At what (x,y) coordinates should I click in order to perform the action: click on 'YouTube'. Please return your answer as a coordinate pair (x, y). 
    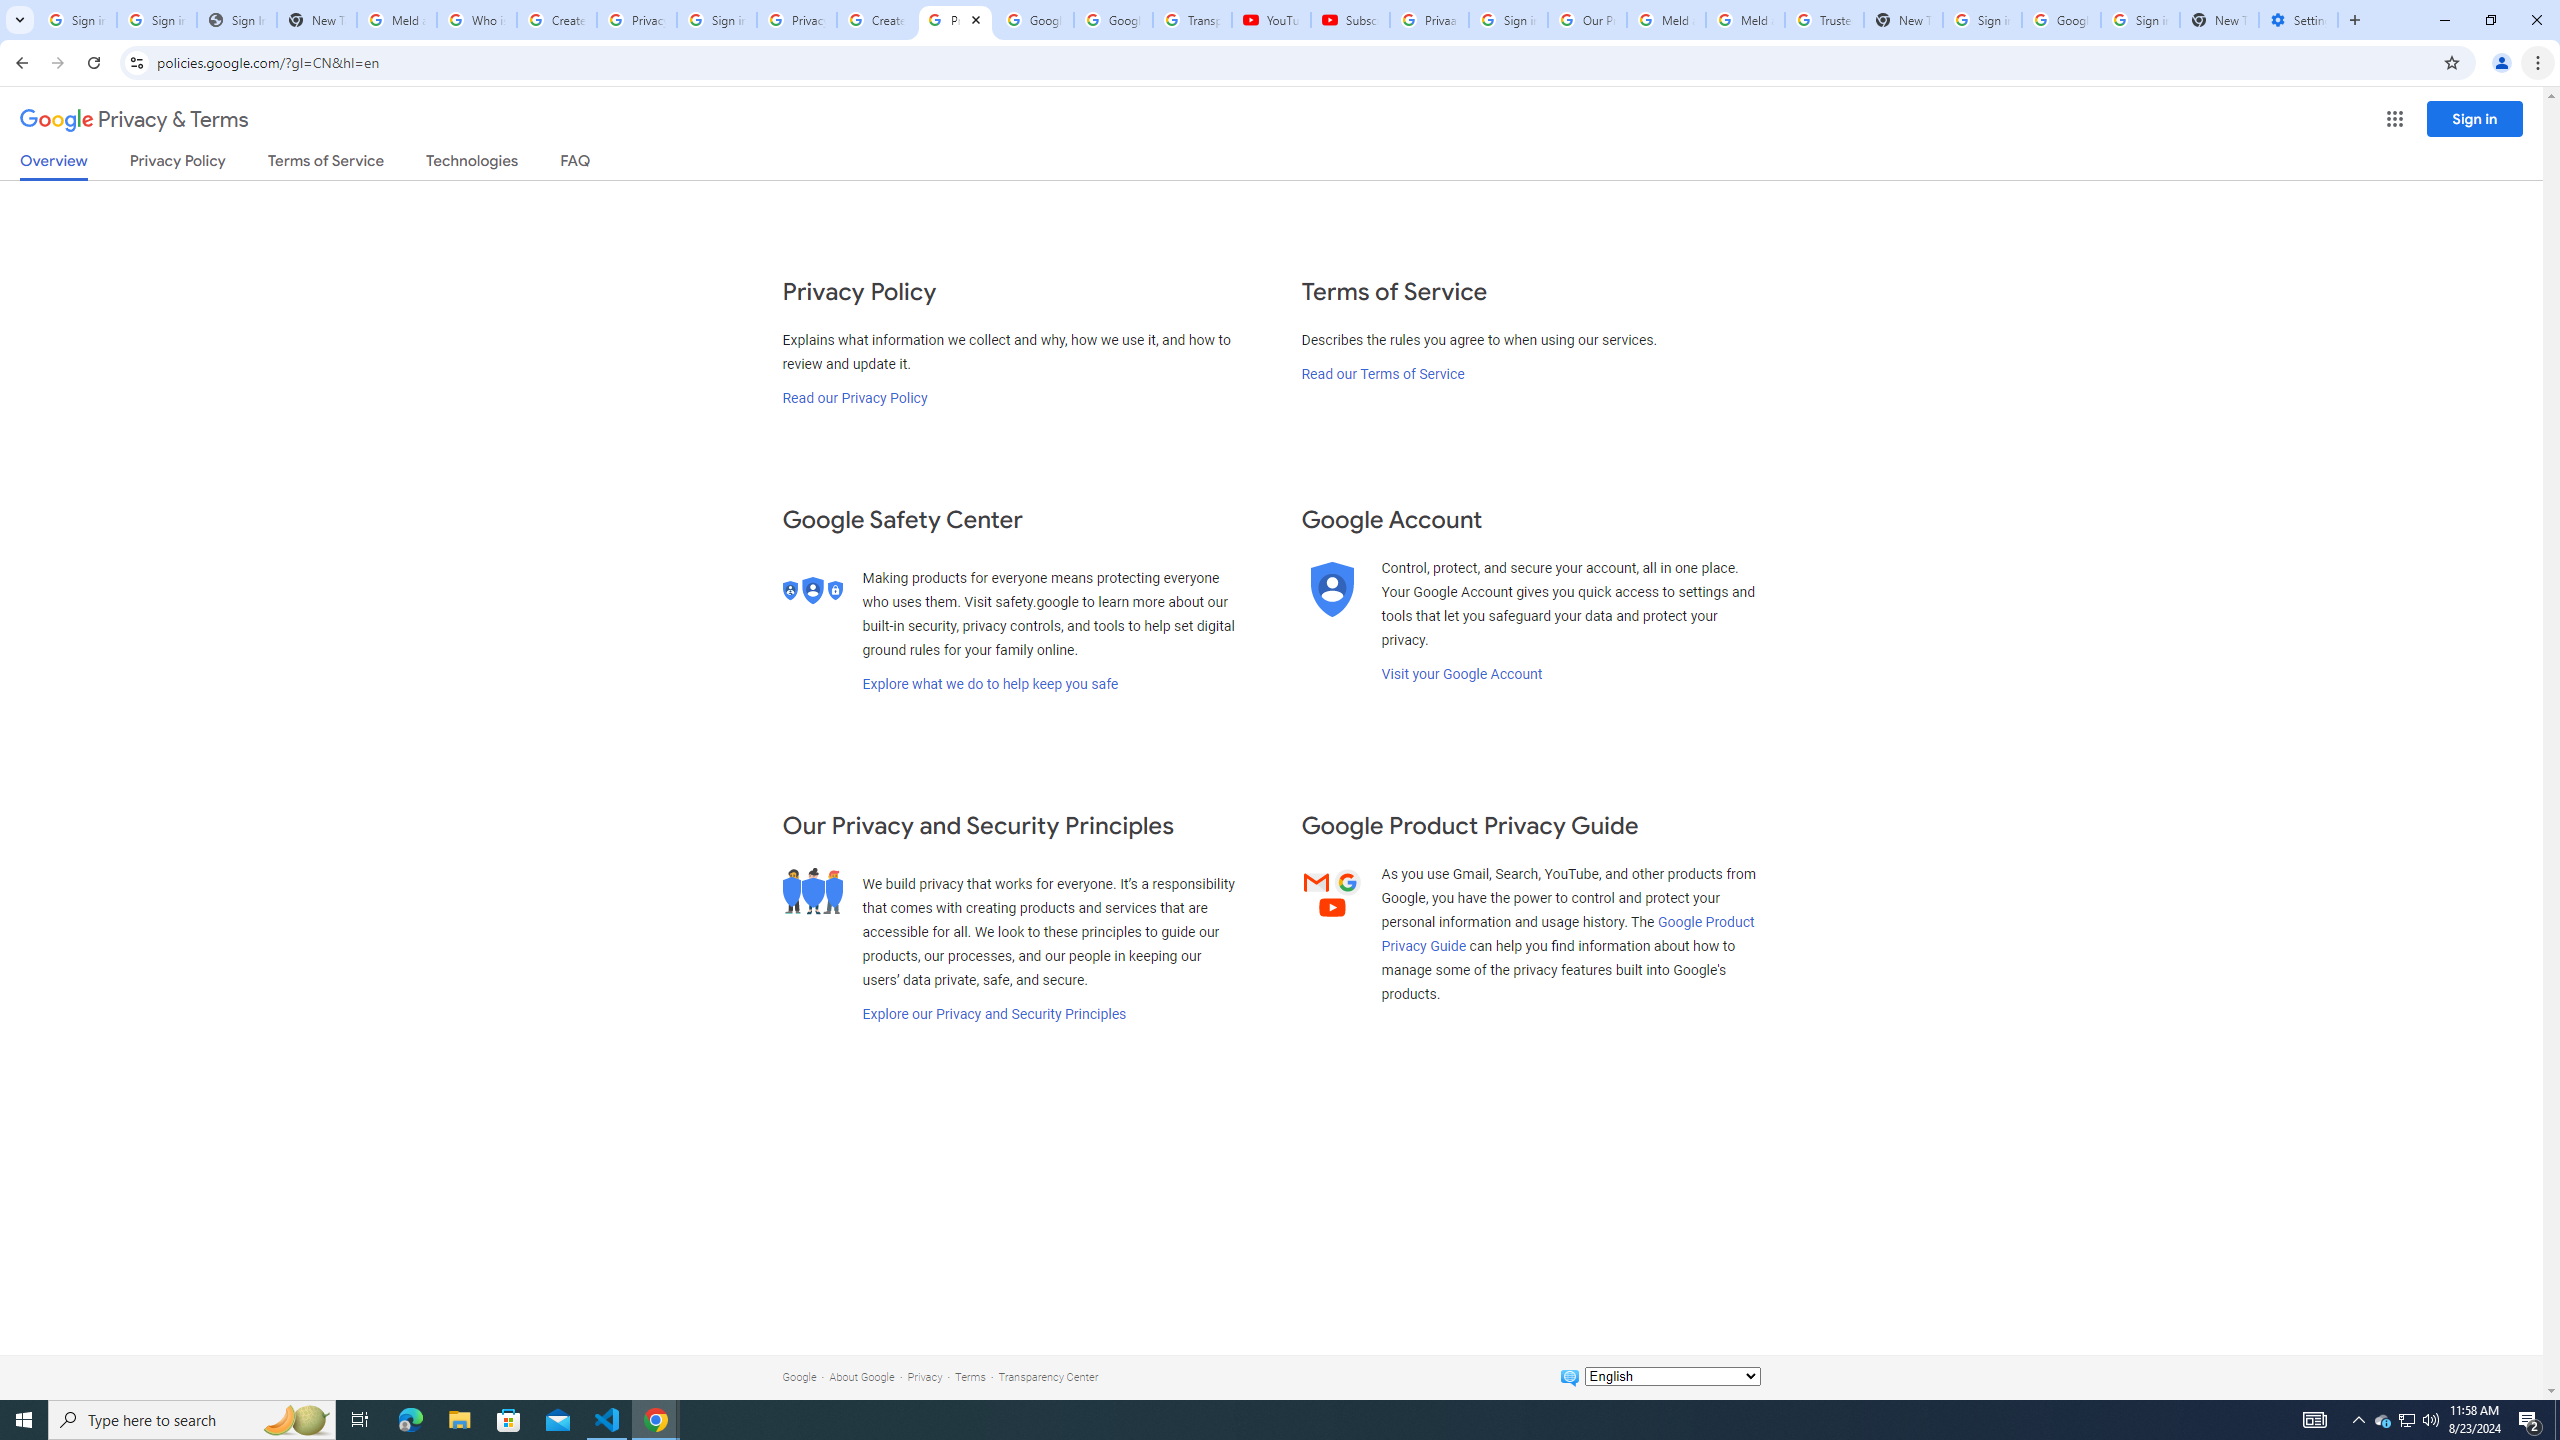
    Looking at the image, I should click on (1271, 19).